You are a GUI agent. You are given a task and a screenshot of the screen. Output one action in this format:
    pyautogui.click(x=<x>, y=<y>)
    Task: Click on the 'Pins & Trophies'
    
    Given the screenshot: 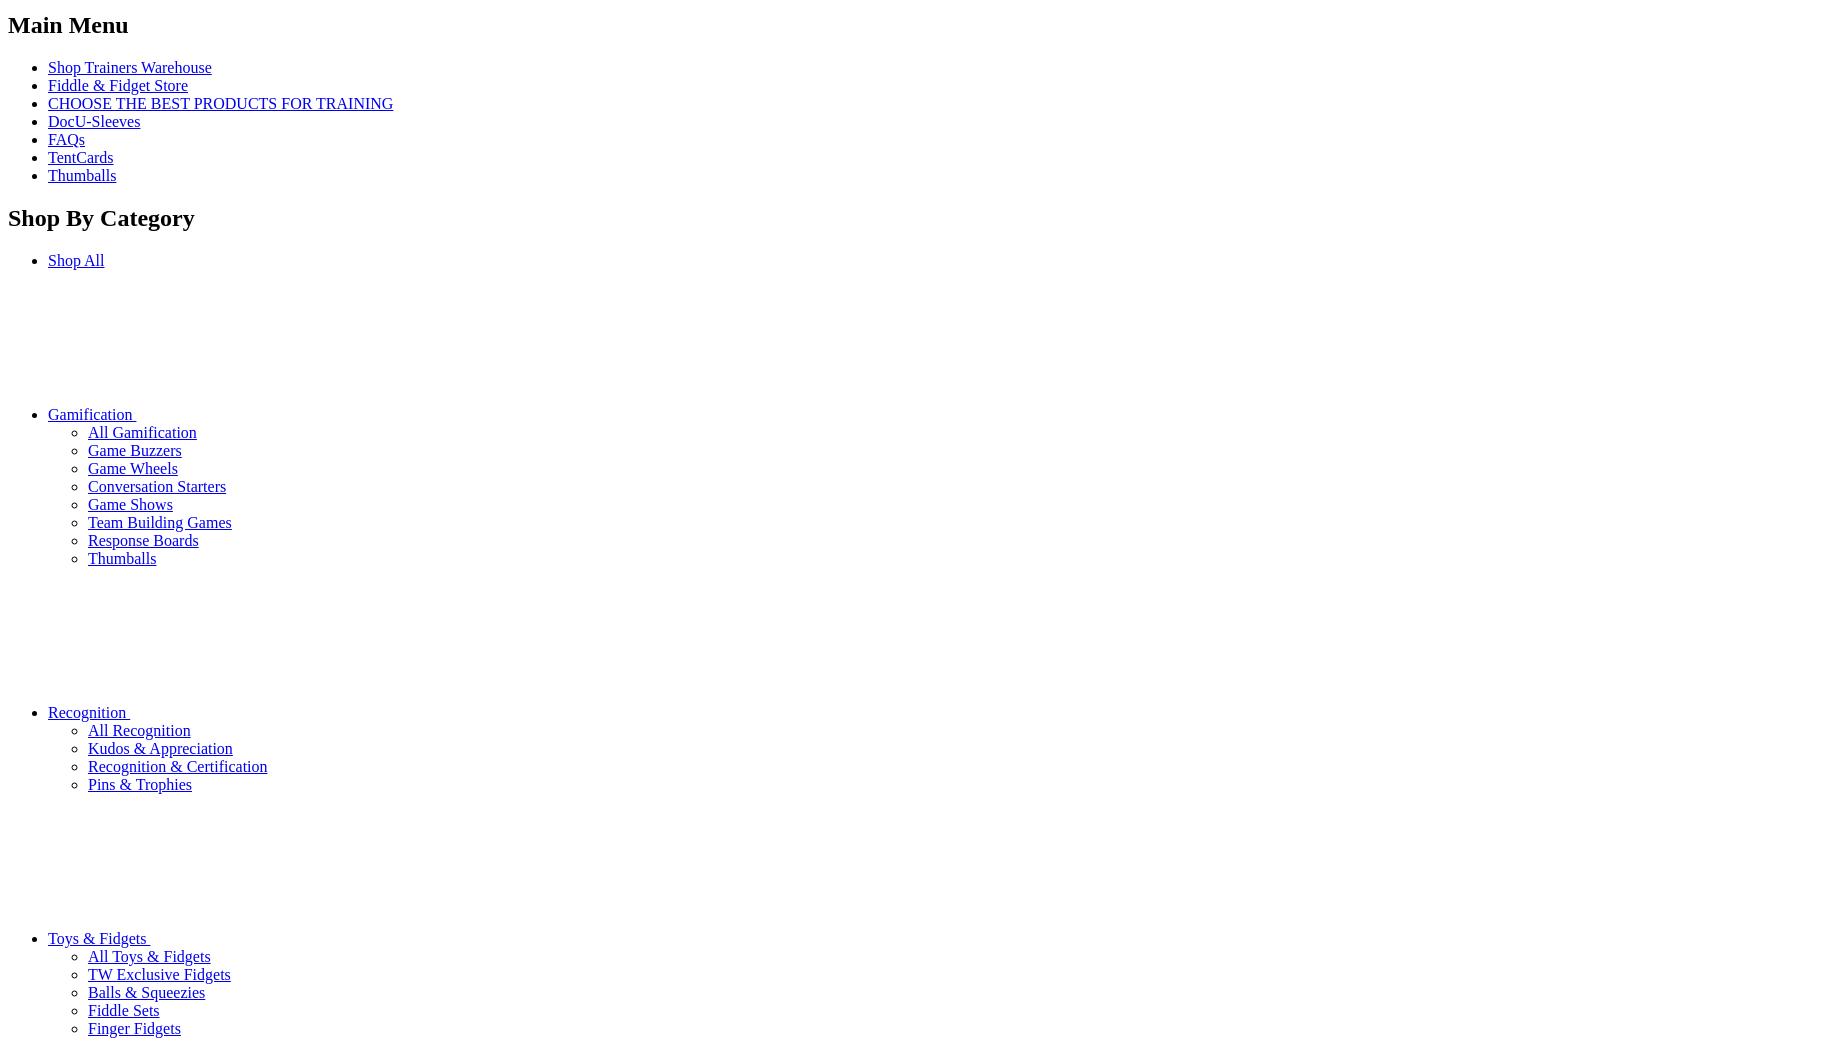 What is the action you would take?
    pyautogui.click(x=139, y=783)
    